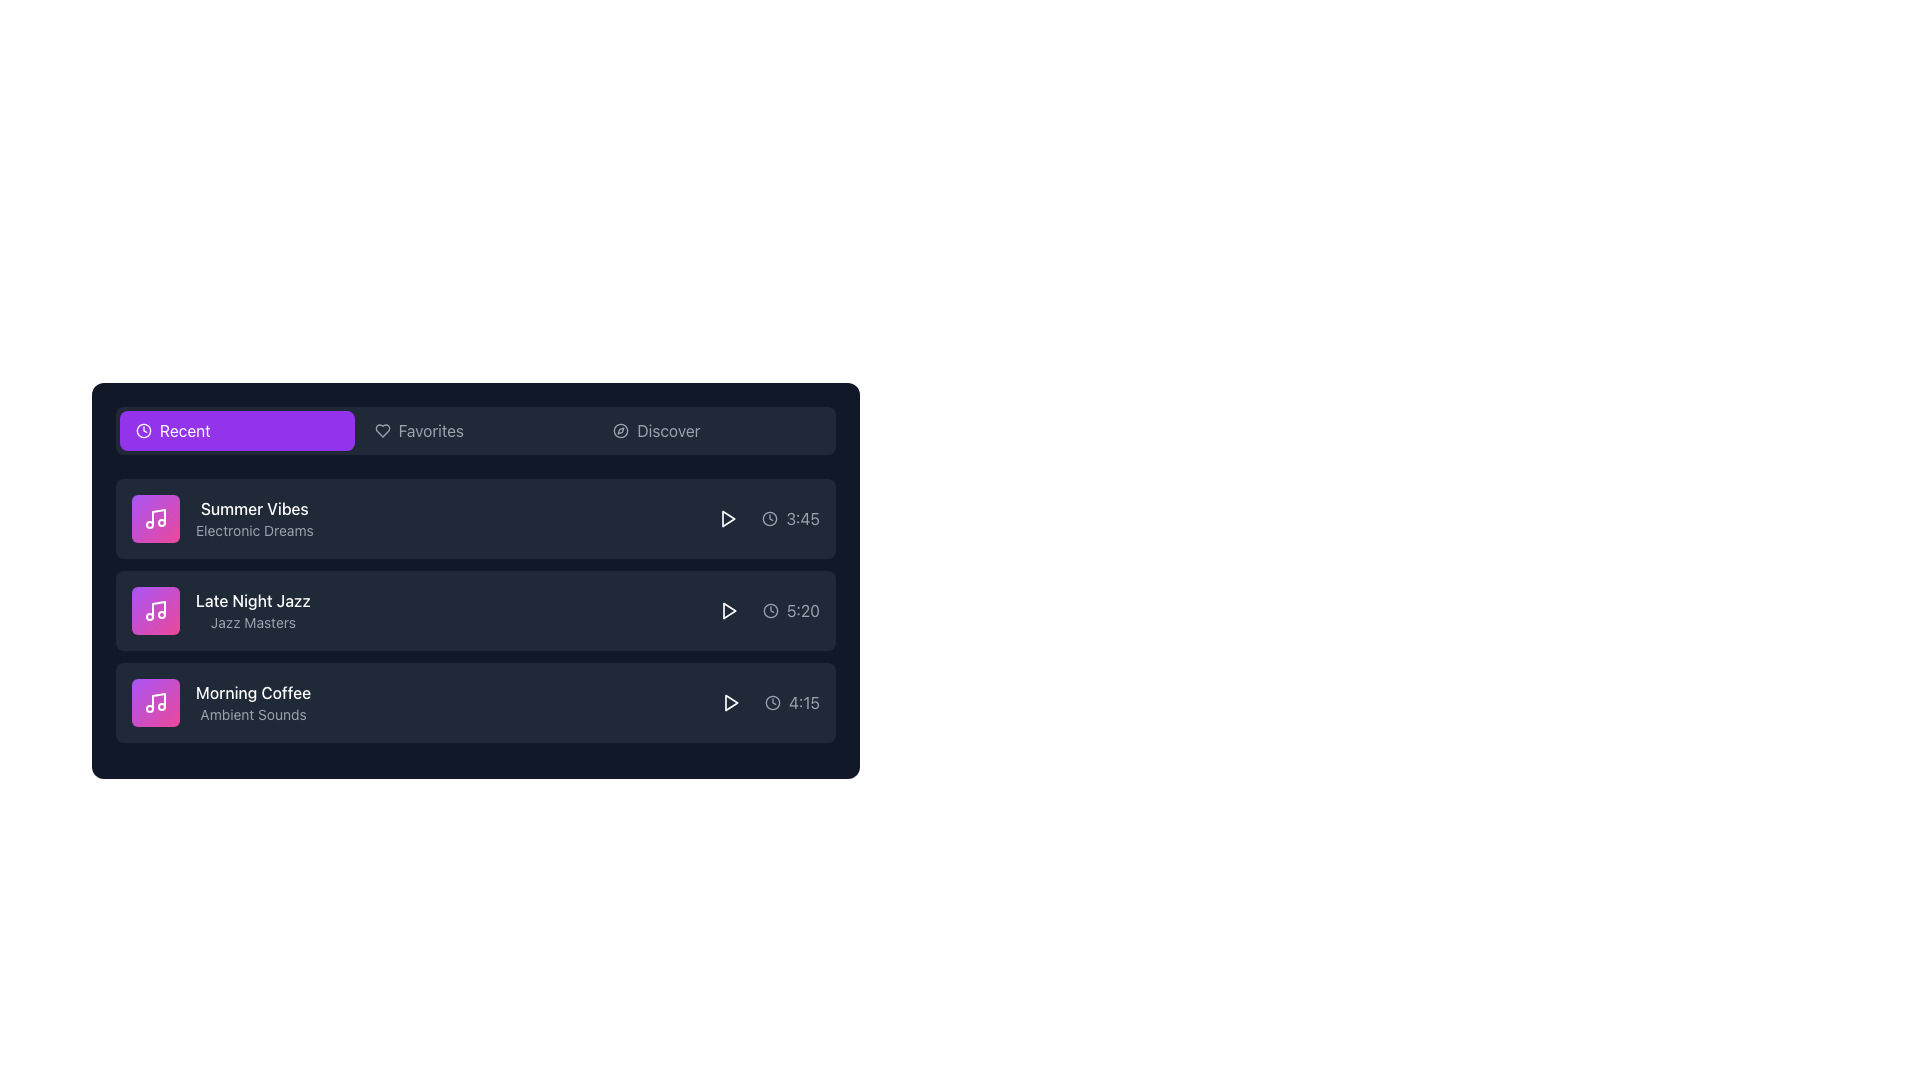 The height and width of the screenshot is (1080, 1920). What do you see at coordinates (253, 518) in the screenshot?
I see `the 'Summer Vibes' text block, which is part of a vertical list under the 'Recent' header` at bounding box center [253, 518].